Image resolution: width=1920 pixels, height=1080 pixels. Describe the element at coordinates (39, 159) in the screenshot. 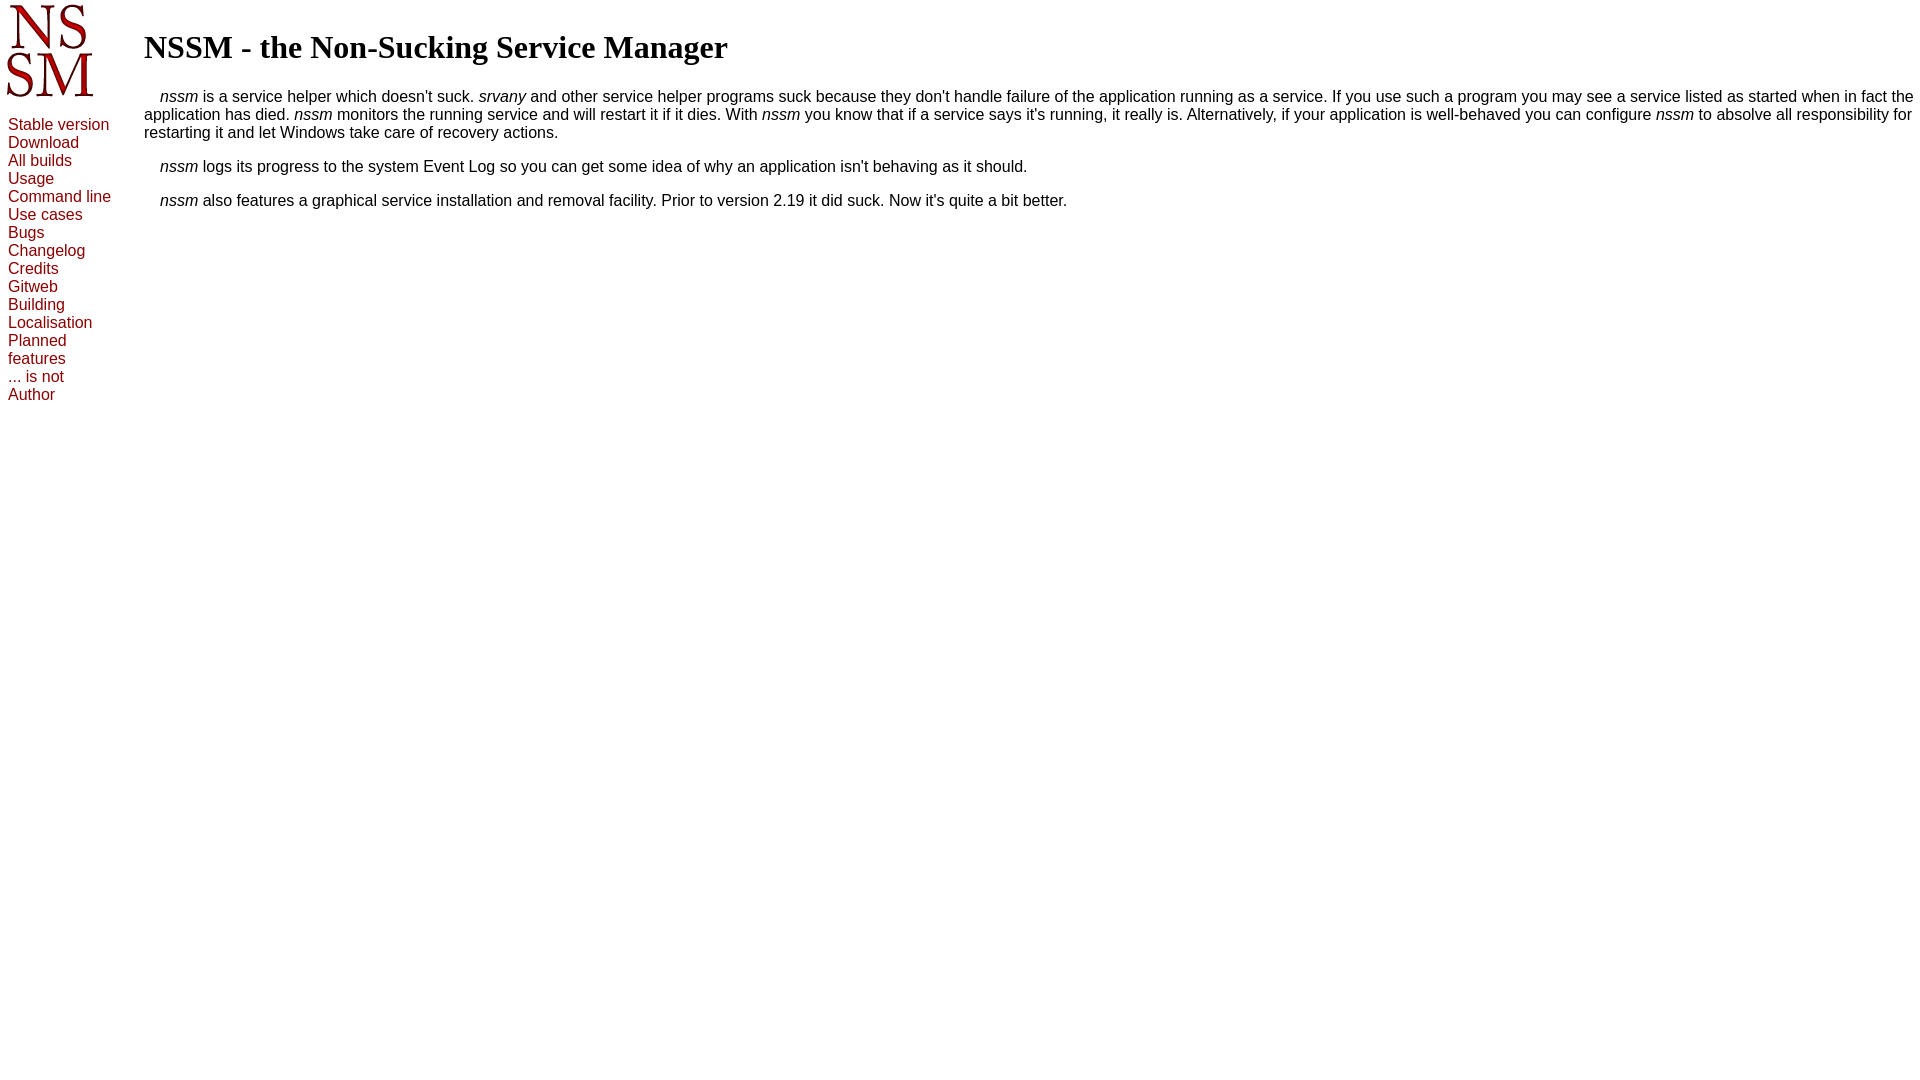

I see `'All builds'` at that location.